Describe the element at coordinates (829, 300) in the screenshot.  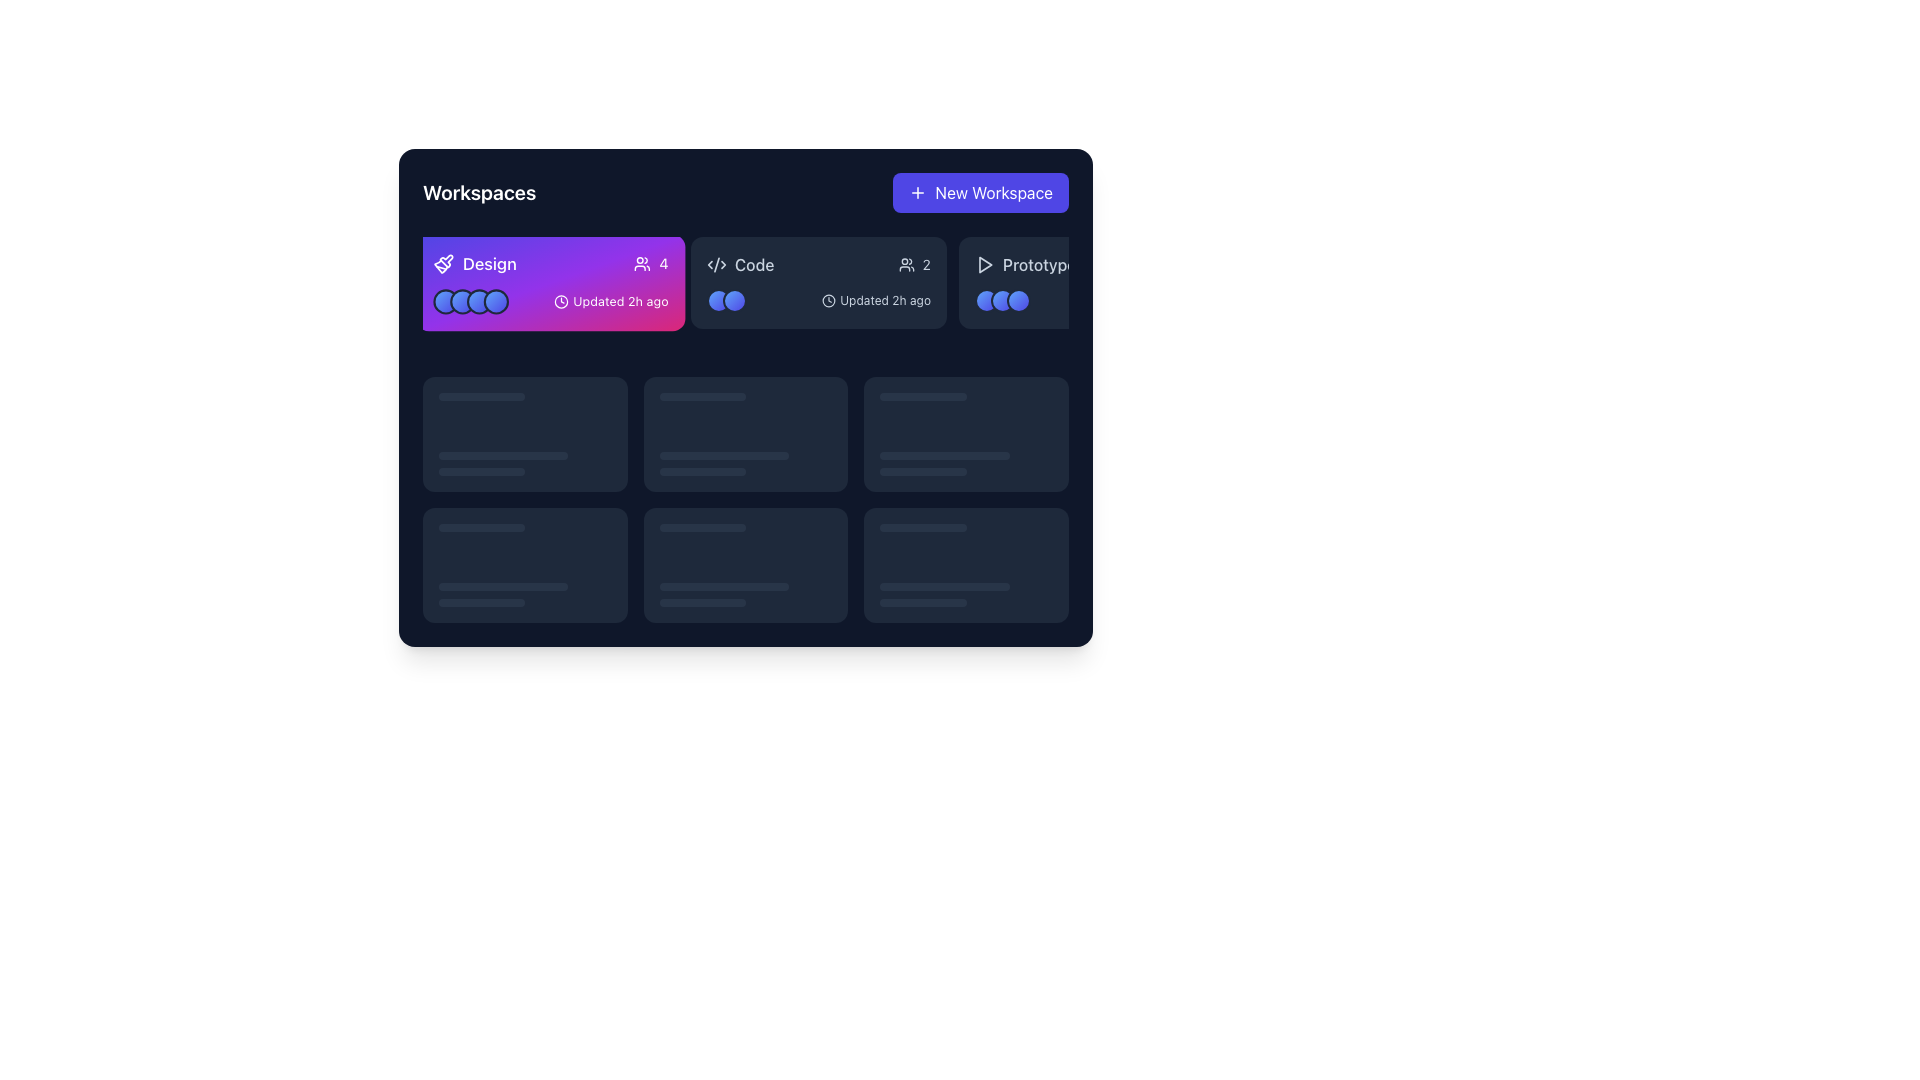
I see `the decorative icon (SVG) adjacent to the text 'Updated 2h ago.' in the 'Code' section of the workspace panel` at that location.